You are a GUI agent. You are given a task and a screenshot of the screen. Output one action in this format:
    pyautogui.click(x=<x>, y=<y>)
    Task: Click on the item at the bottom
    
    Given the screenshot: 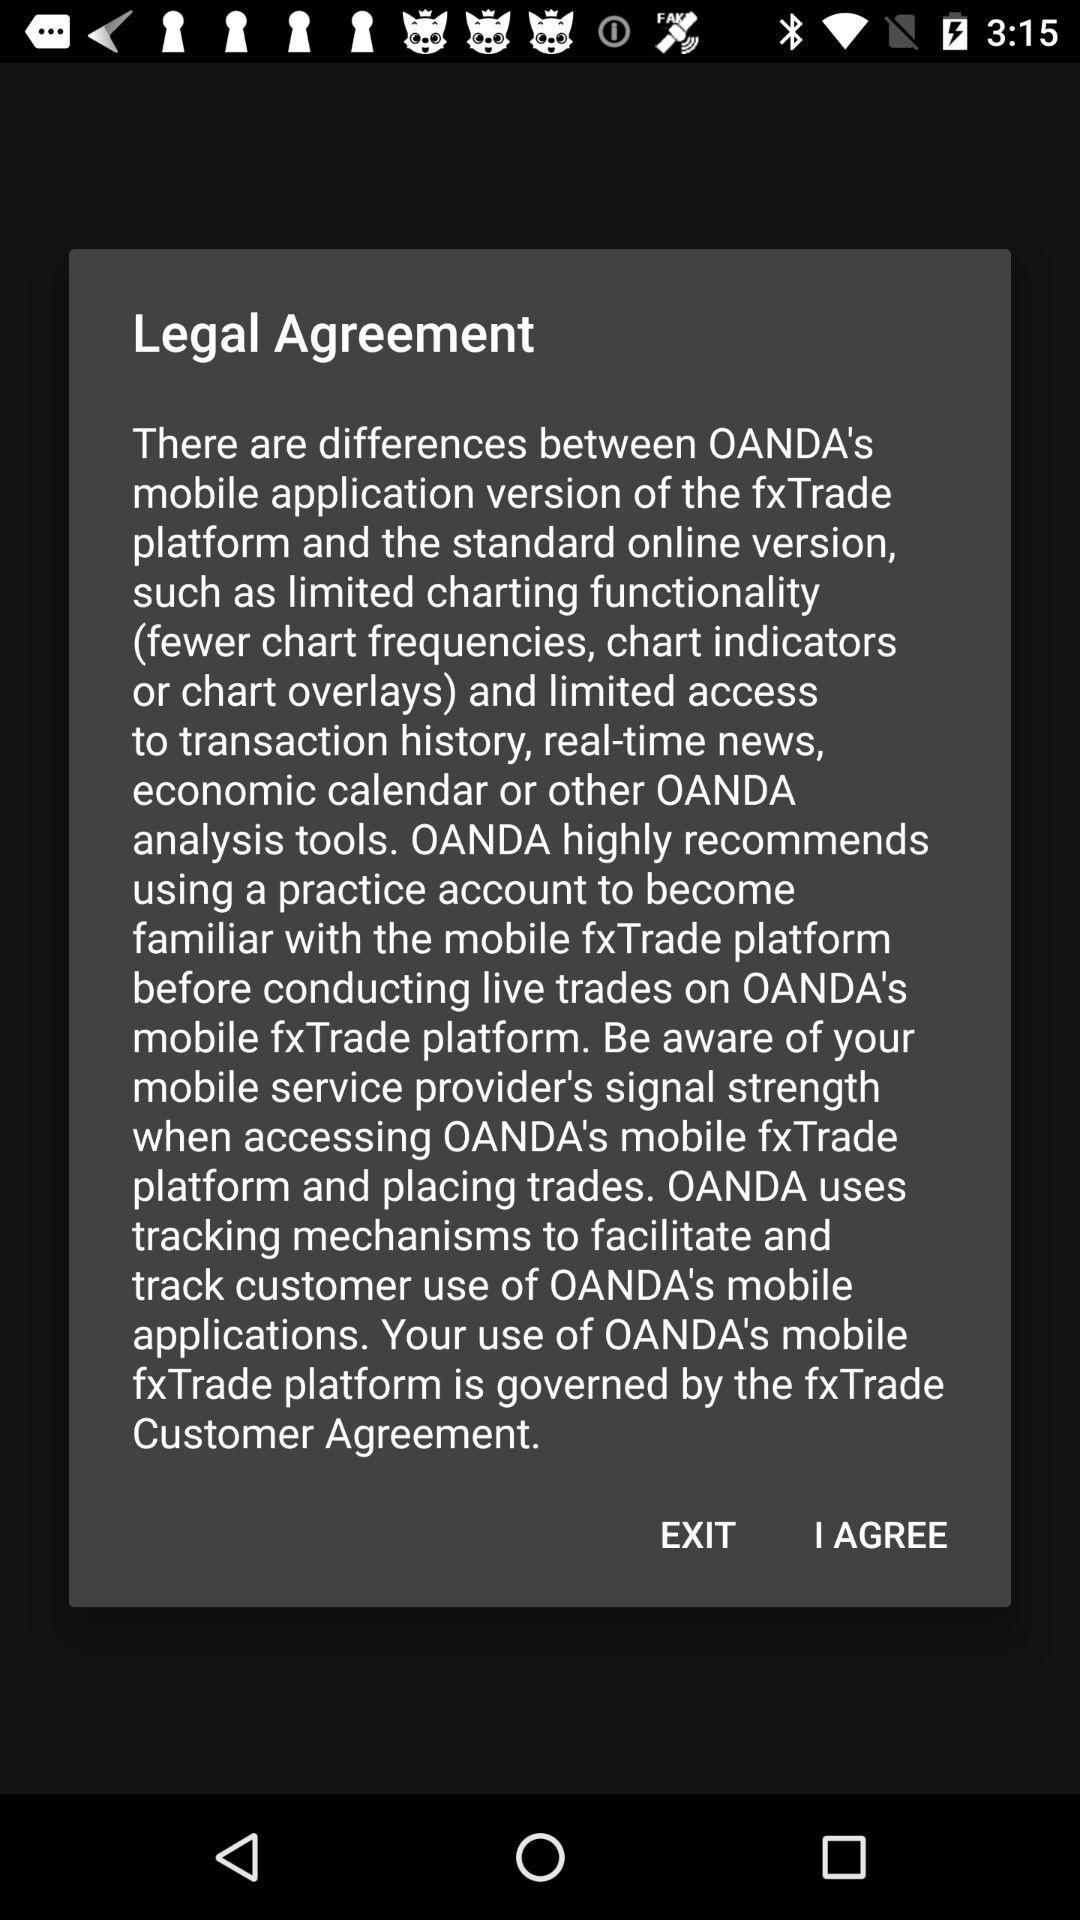 What is the action you would take?
    pyautogui.click(x=697, y=1532)
    